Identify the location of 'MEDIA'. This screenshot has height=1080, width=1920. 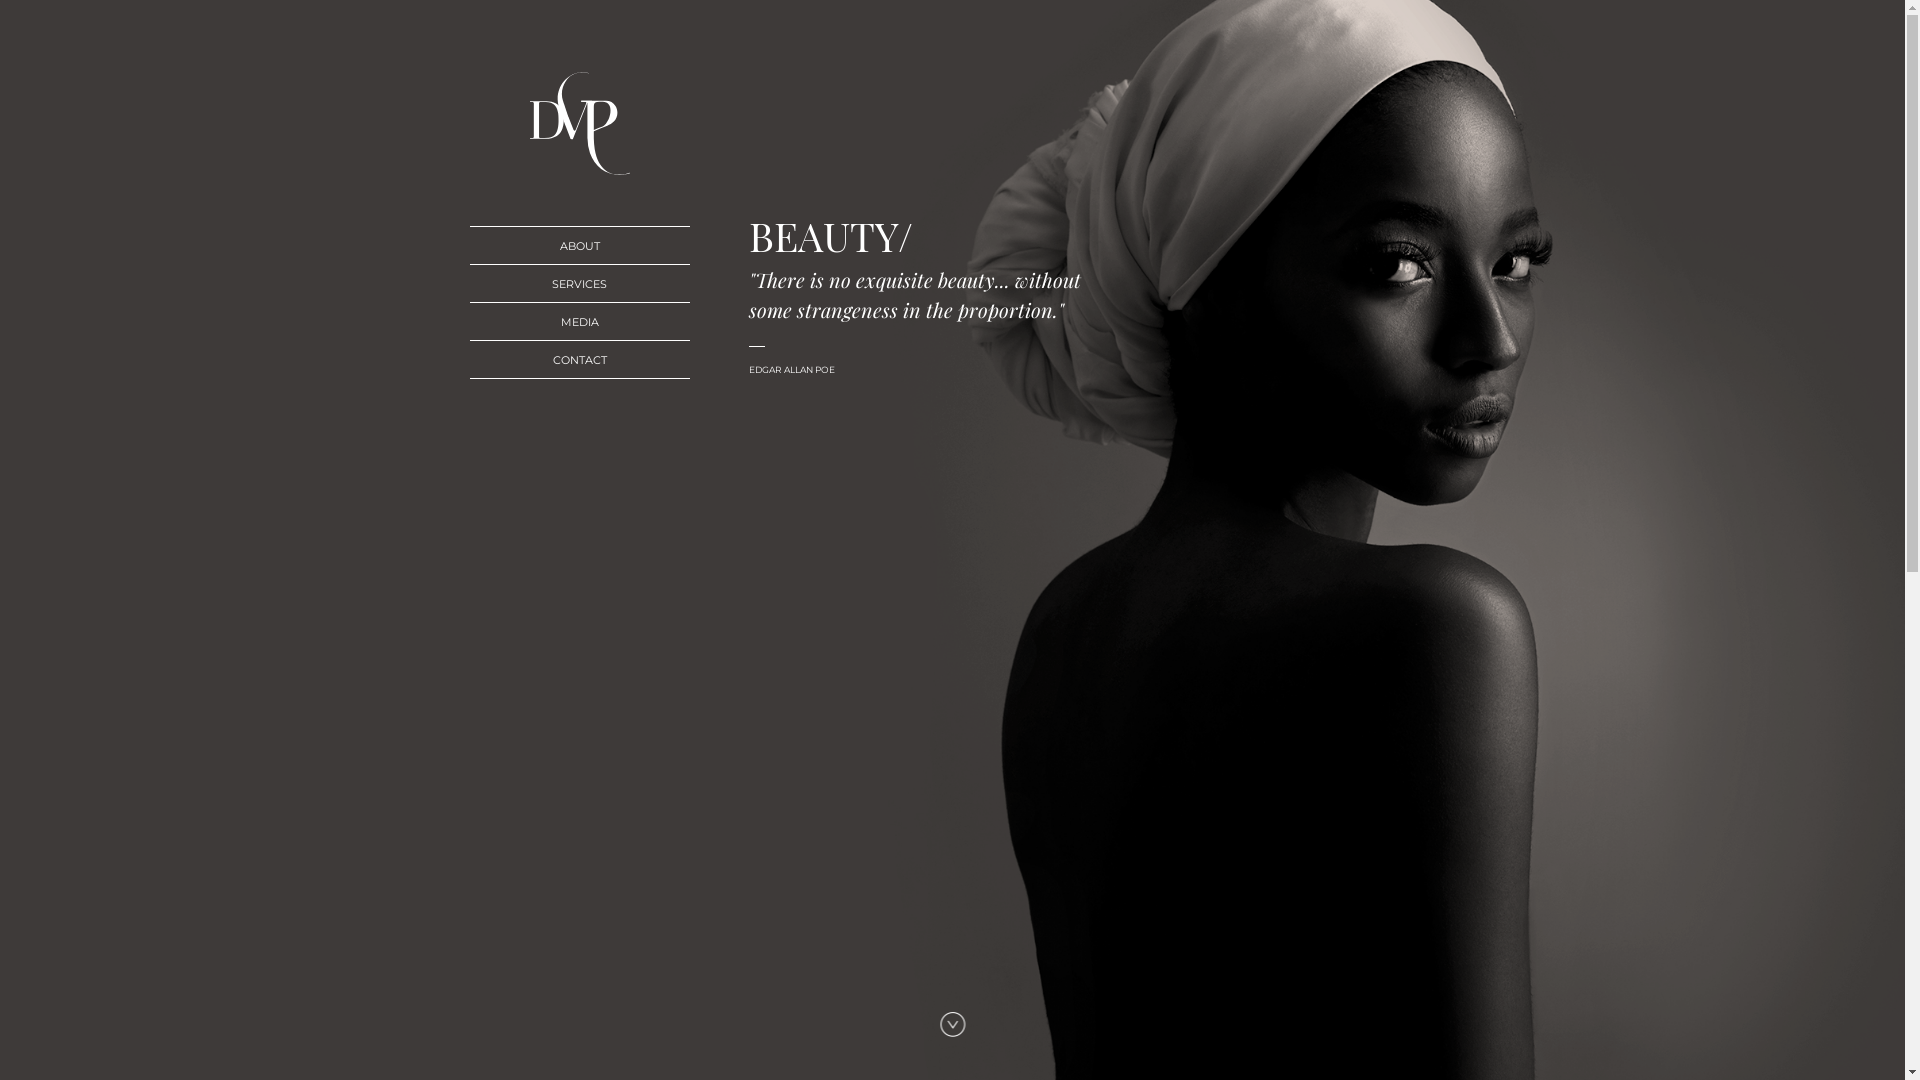
(579, 320).